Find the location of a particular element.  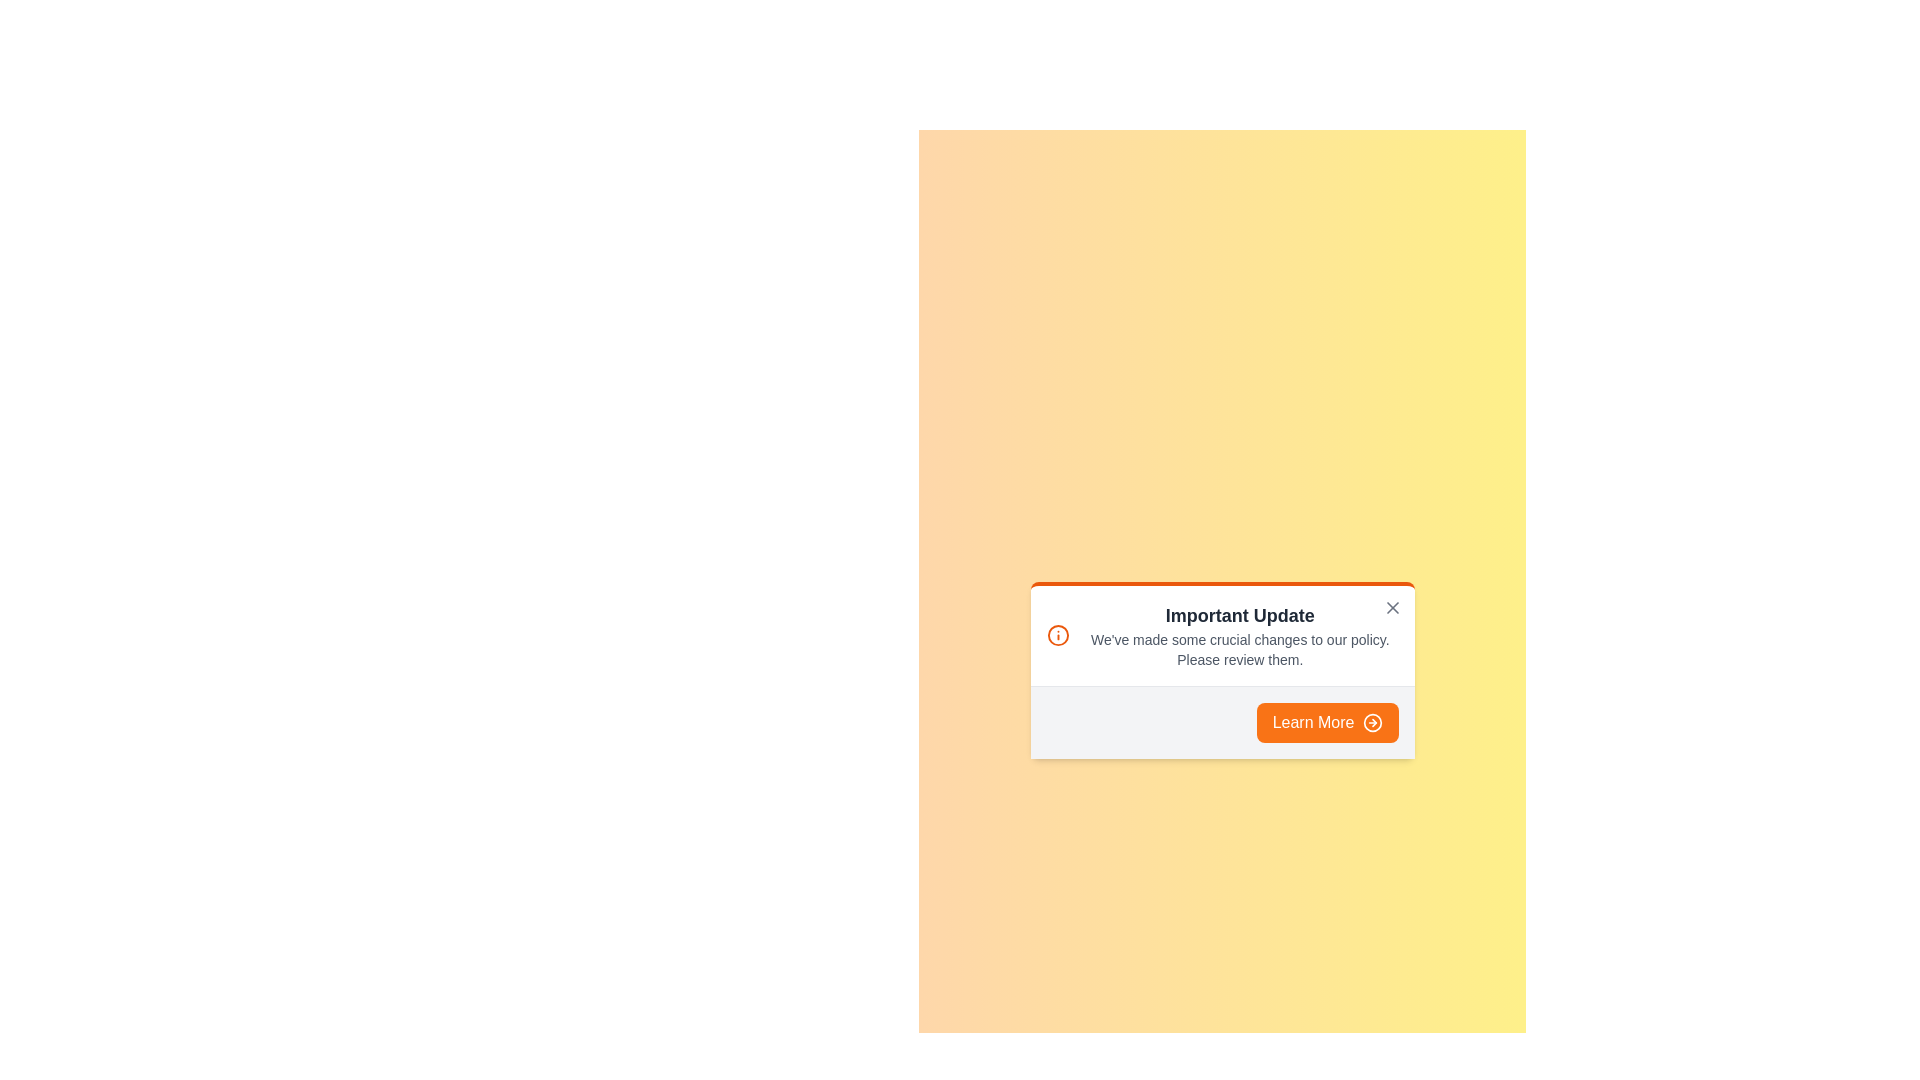

the 'Learn More' button to observe its hover effect is located at coordinates (1327, 722).